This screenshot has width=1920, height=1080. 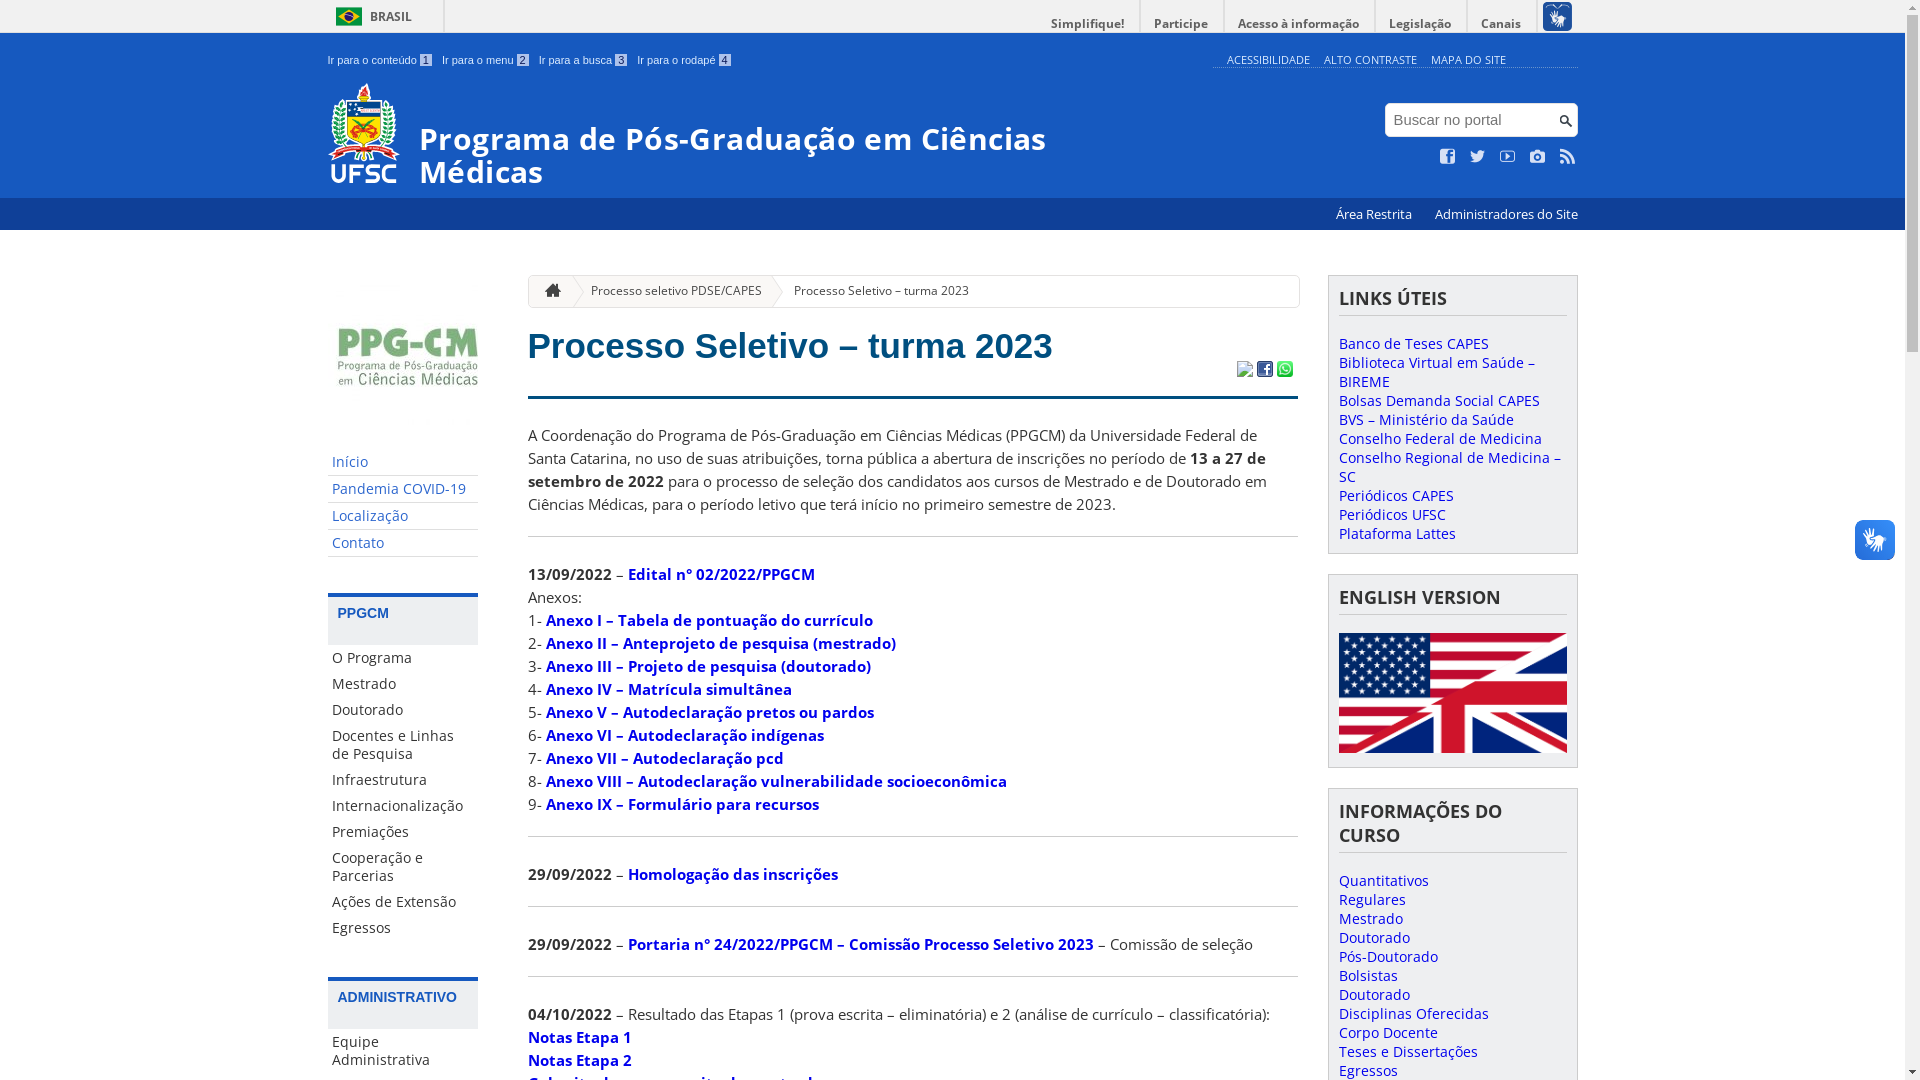 I want to click on 'Conselho Federal de Medicina', so click(x=1438, y=437).